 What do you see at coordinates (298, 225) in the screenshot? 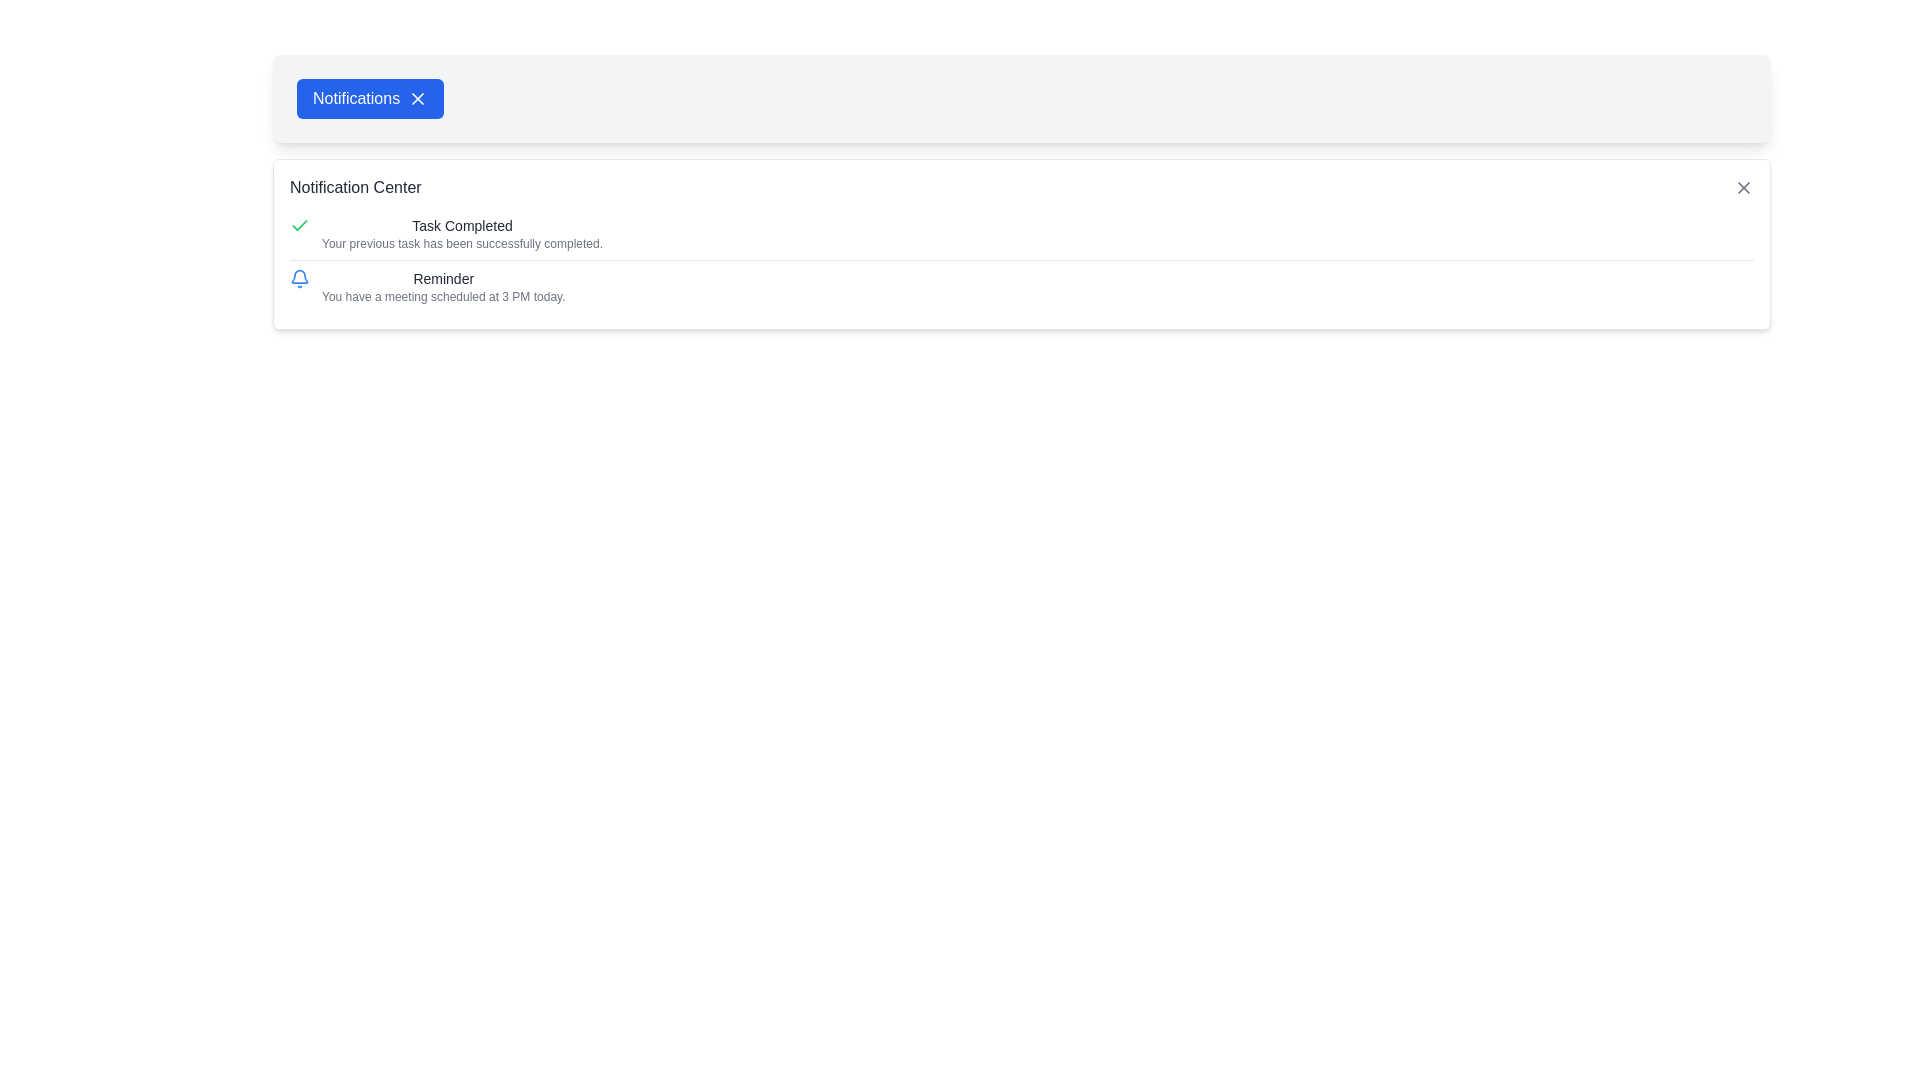
I see `the checkmark icon that indicates the successful completion of a task, located within the notification card, to the left of the text 'Task Completed'` at bounding box center [298, 225].